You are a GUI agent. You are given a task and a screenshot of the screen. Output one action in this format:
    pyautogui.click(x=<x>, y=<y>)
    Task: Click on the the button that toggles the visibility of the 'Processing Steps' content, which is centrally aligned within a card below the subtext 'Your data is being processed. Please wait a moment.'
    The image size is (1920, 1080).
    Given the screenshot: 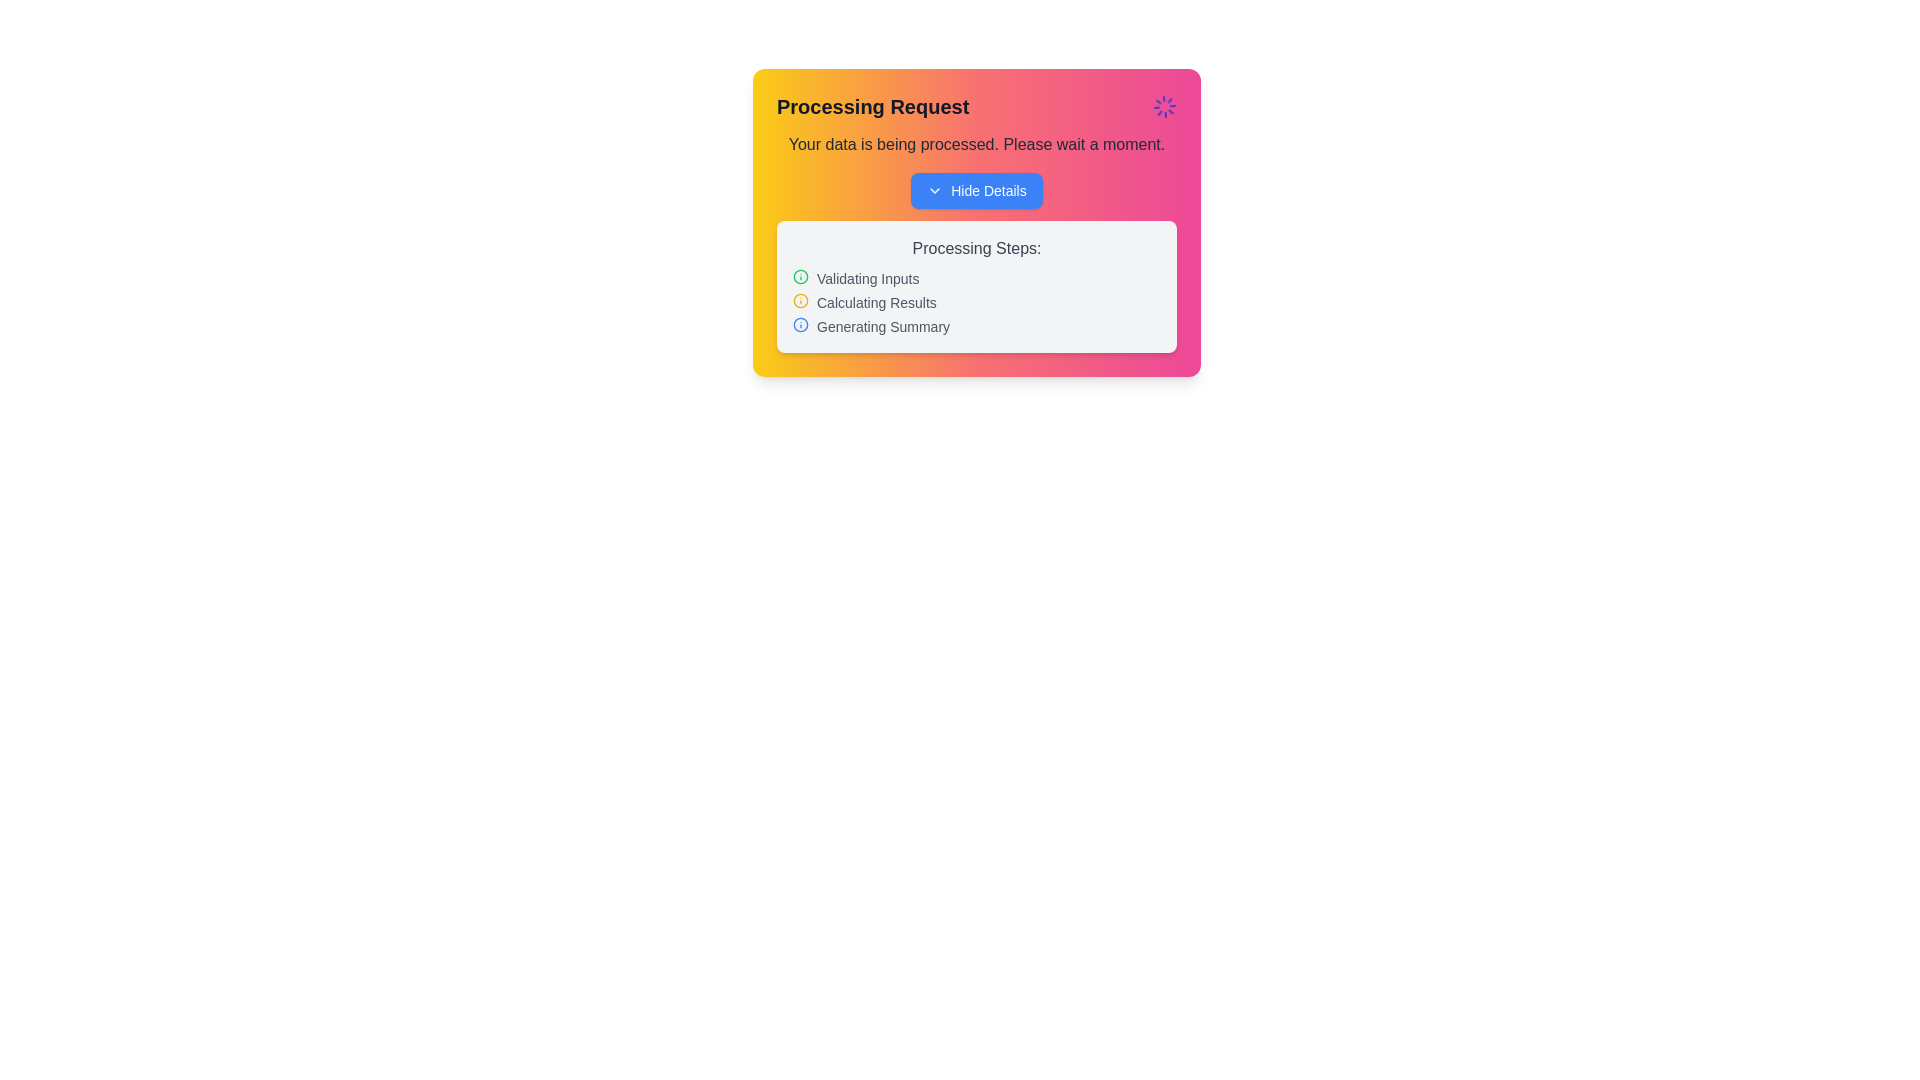 What is the action you would take?
    pyautogui.click(x=976, y=191)
    